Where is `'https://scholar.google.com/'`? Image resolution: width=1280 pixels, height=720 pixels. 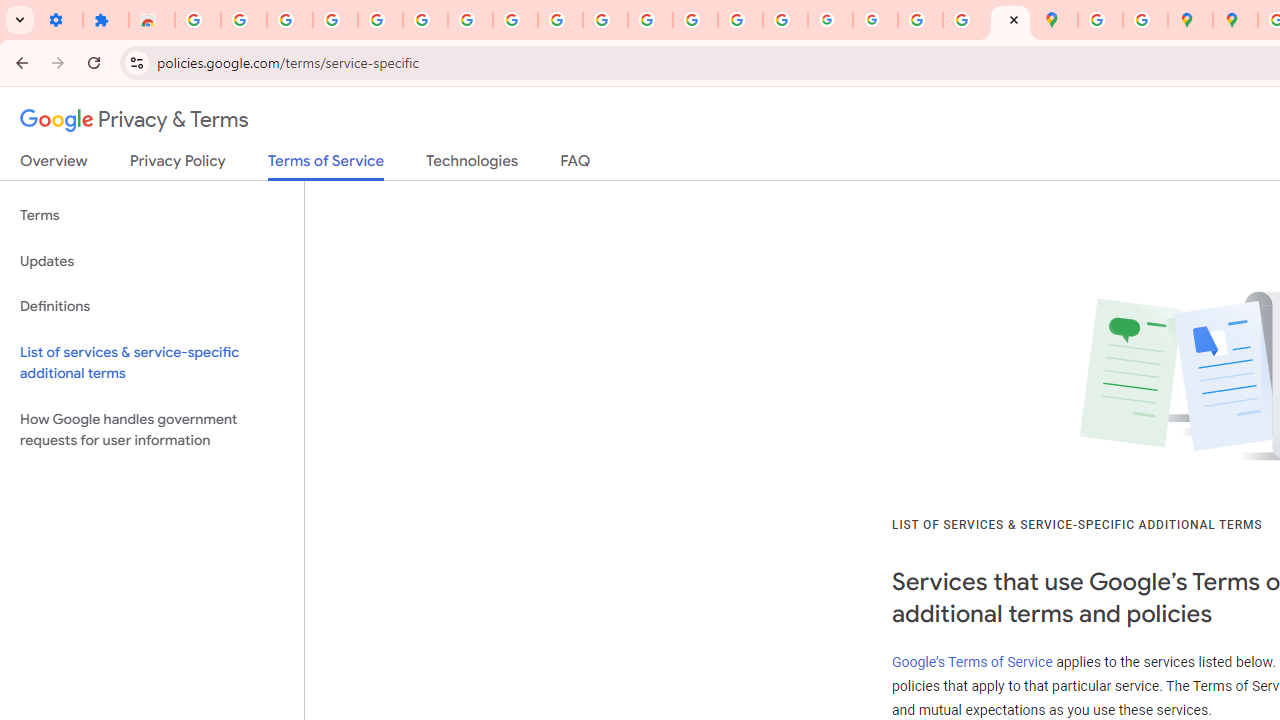
'https://scholar.google.com/' is located at coordinates (650, 20).